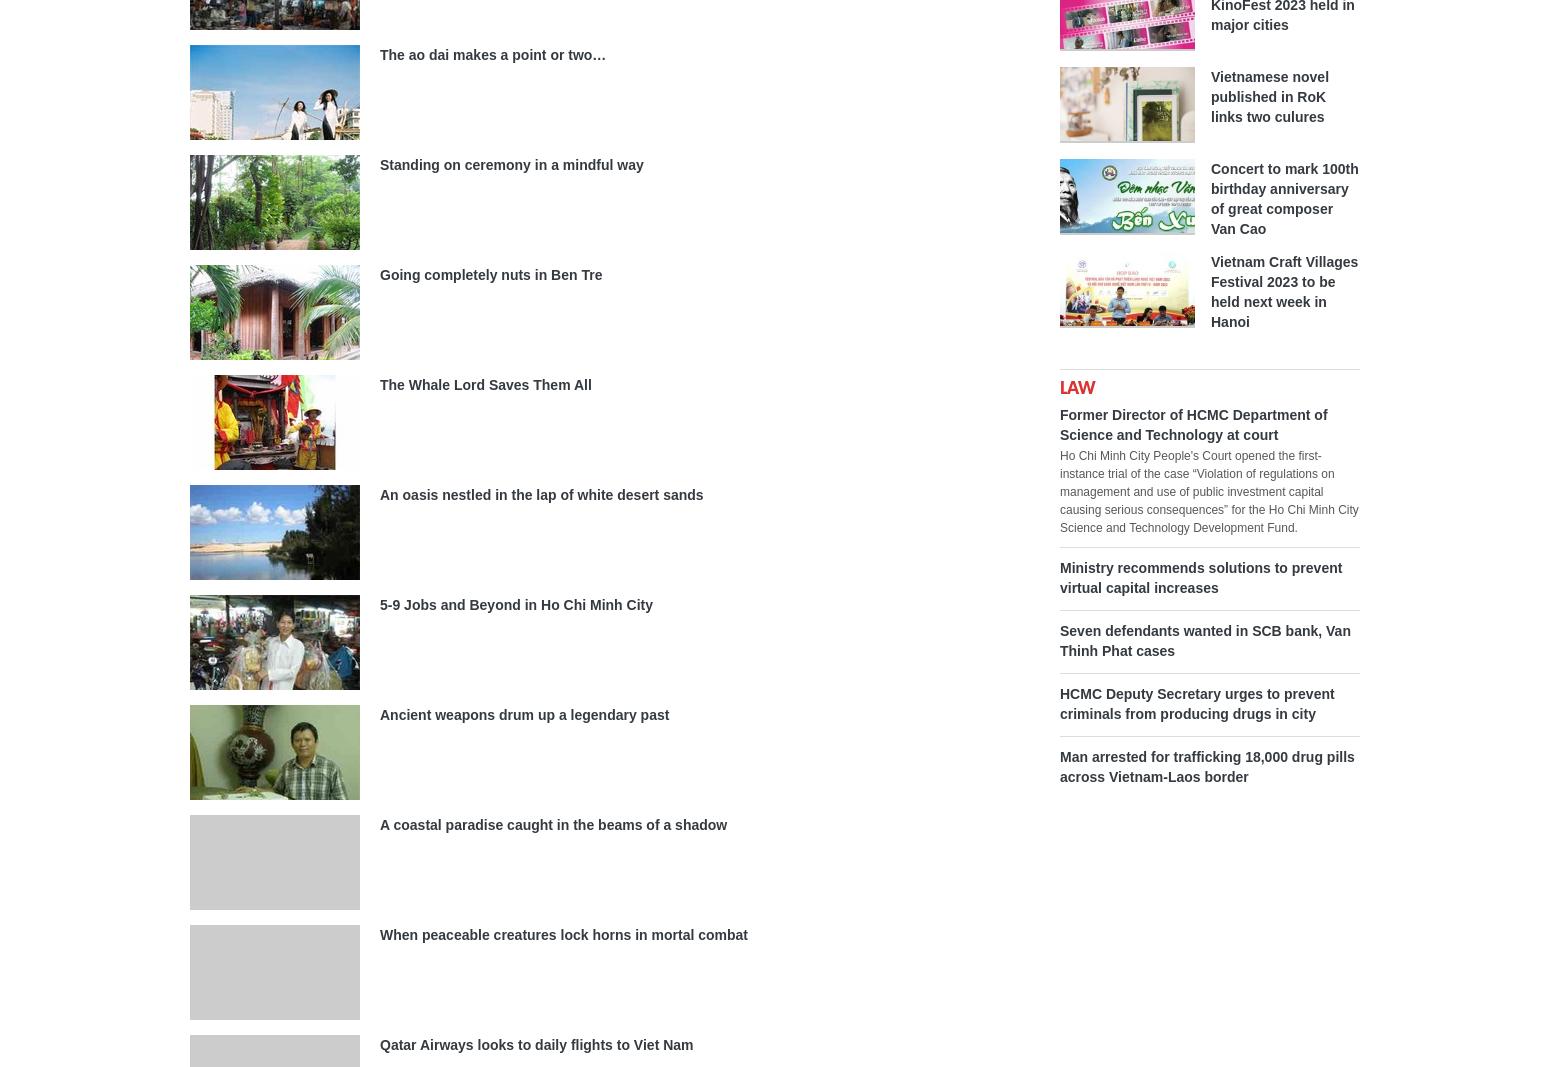 The image size is (1550, 1067). I want to click on 'HCMC Deputy Secretary urges to prevent criminals from producing drugs in city', so click(1060, 703).